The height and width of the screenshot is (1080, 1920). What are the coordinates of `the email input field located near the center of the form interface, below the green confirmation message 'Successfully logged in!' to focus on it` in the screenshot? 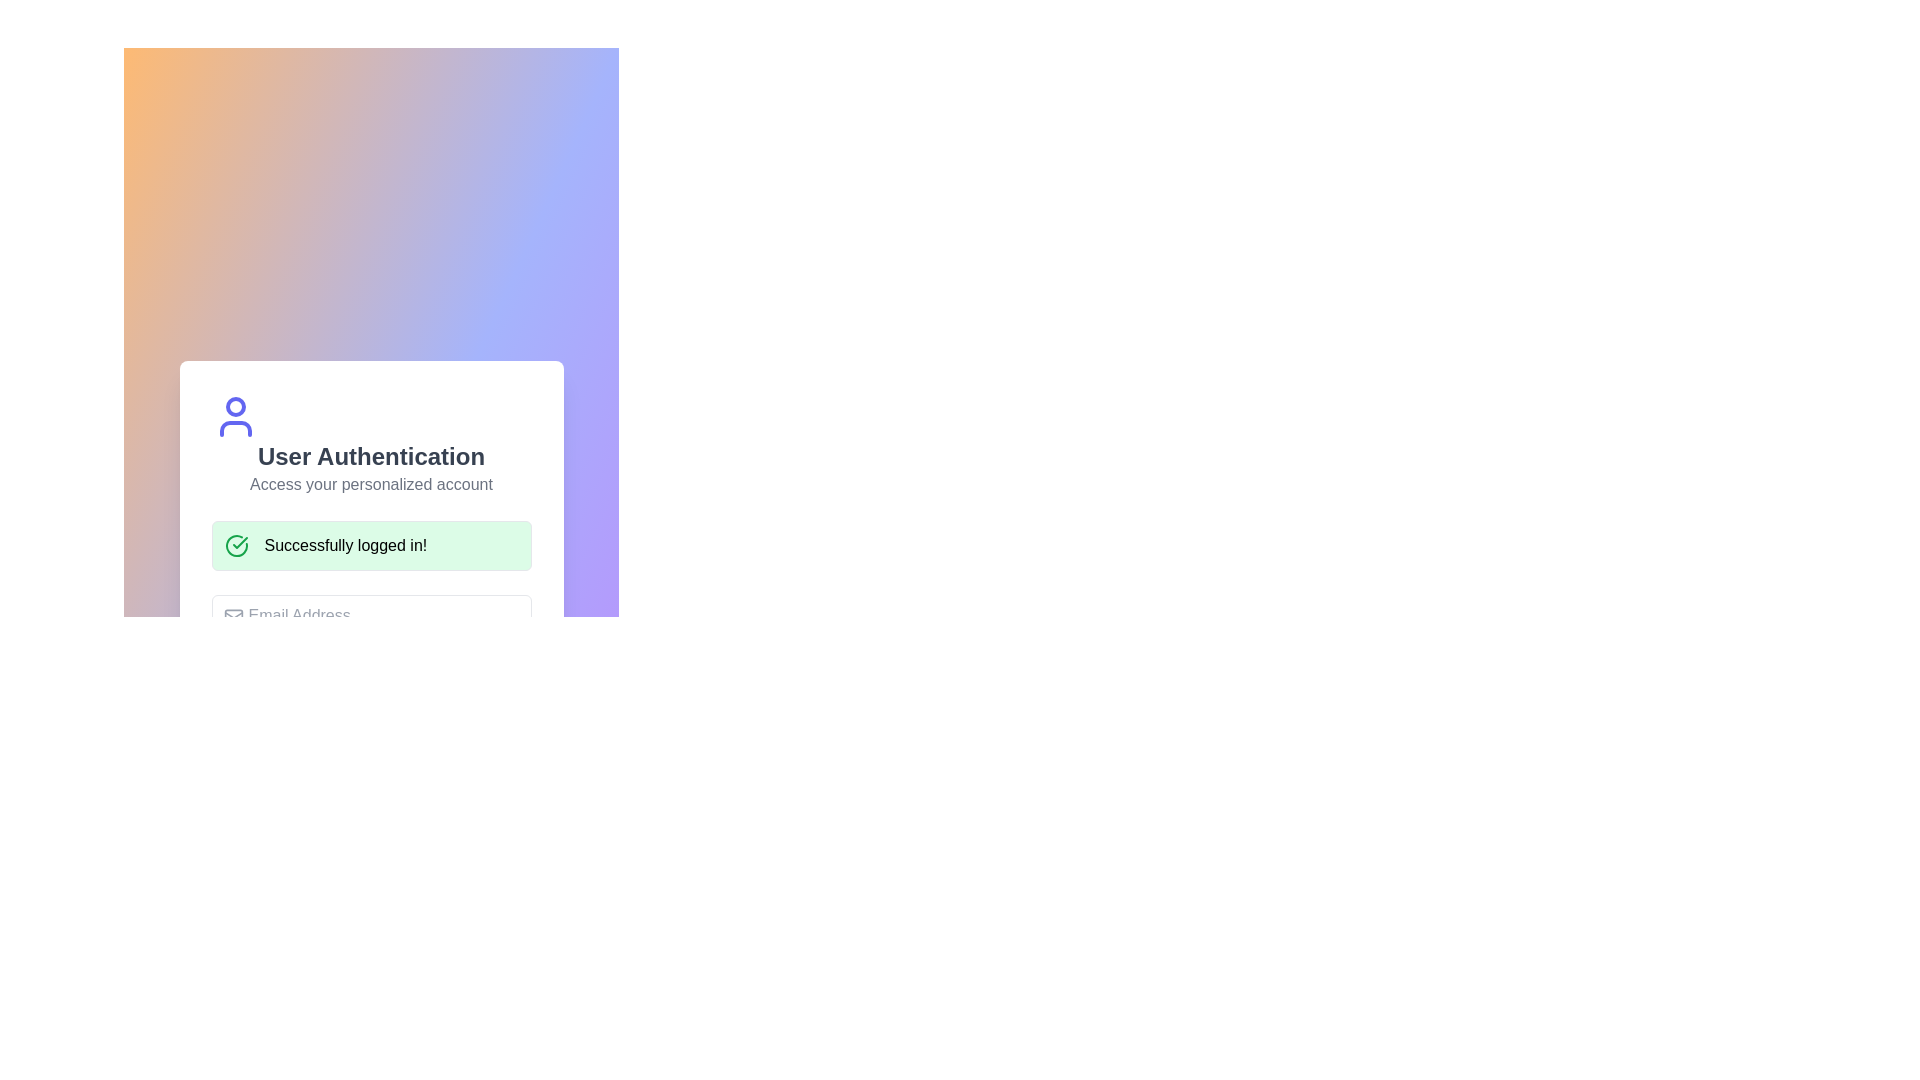 It's located at (371, 615).